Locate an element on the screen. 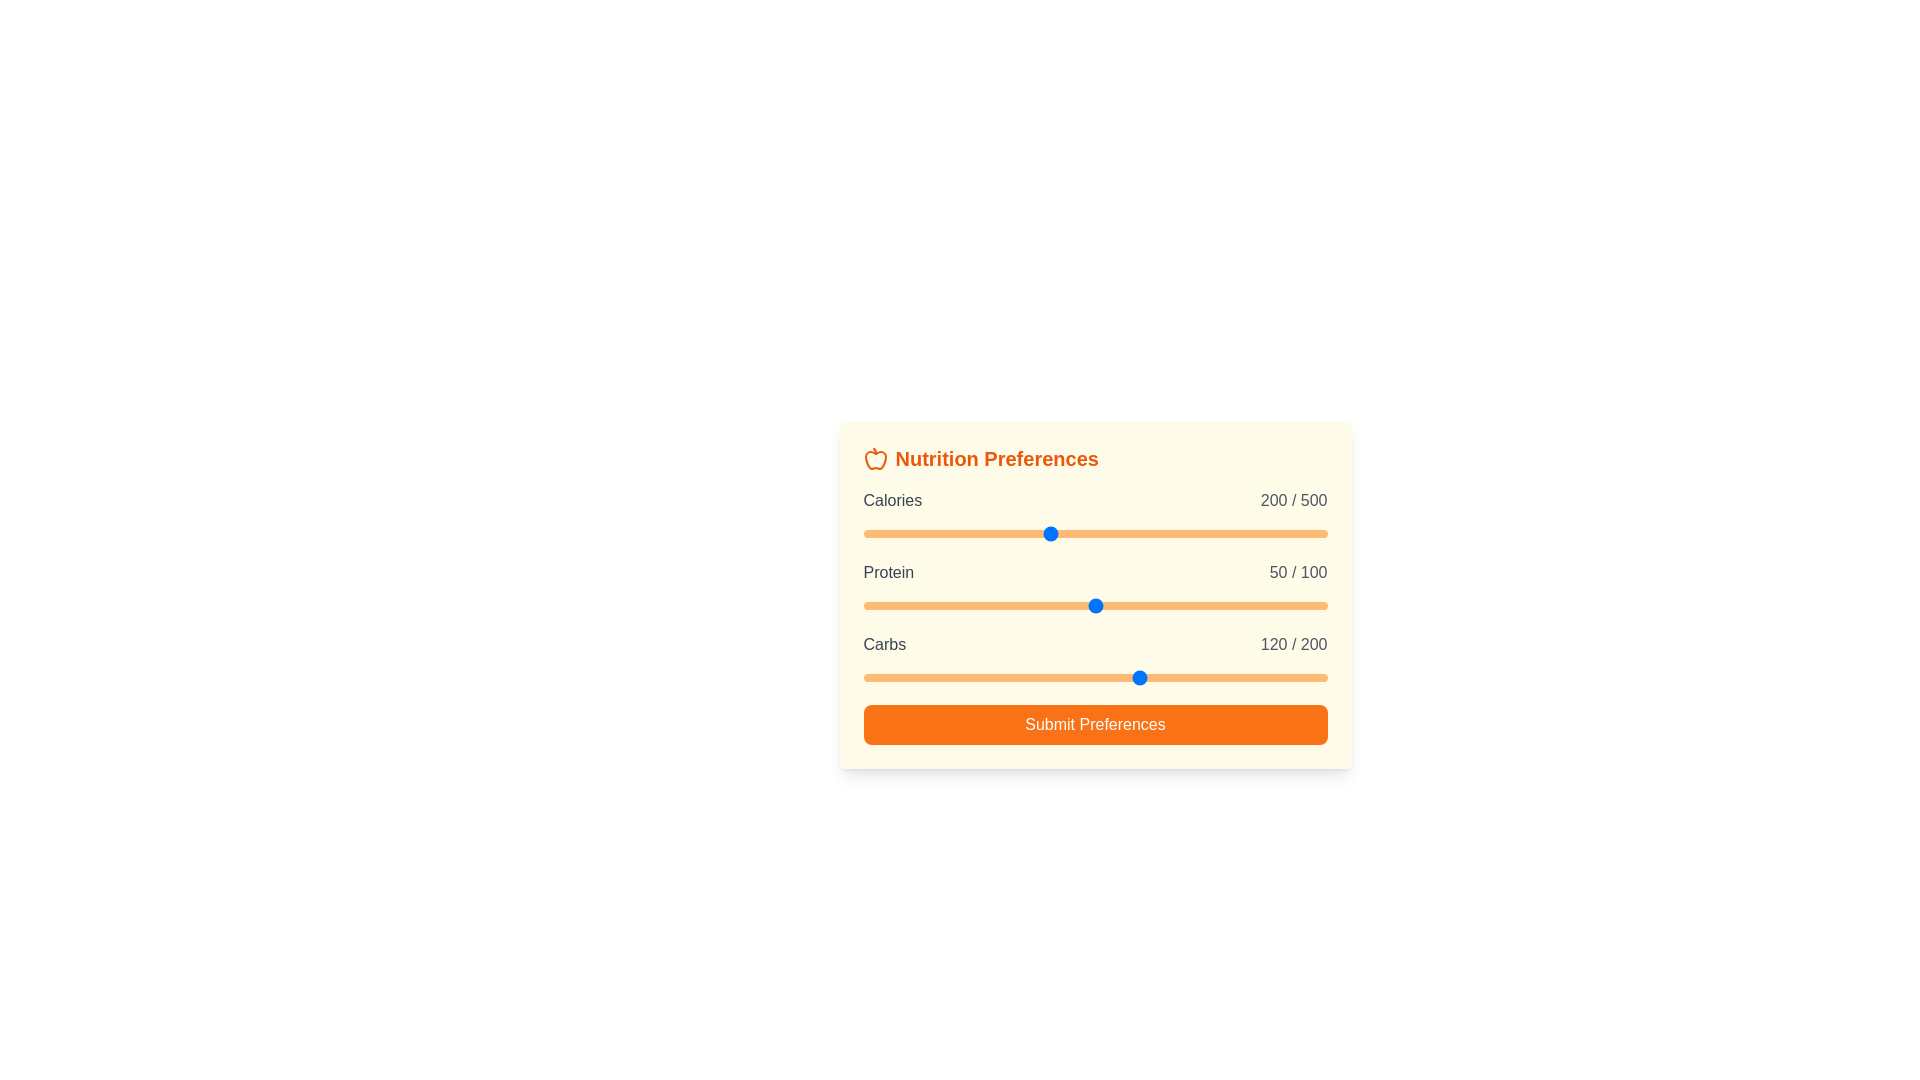 The width and height of the screenshot is (1920, 1080). the static text label displaying '50 / 100', which is located to the right of the word 'Protein' in the second row of nutritional categories is located at coordinates (1298, 573).